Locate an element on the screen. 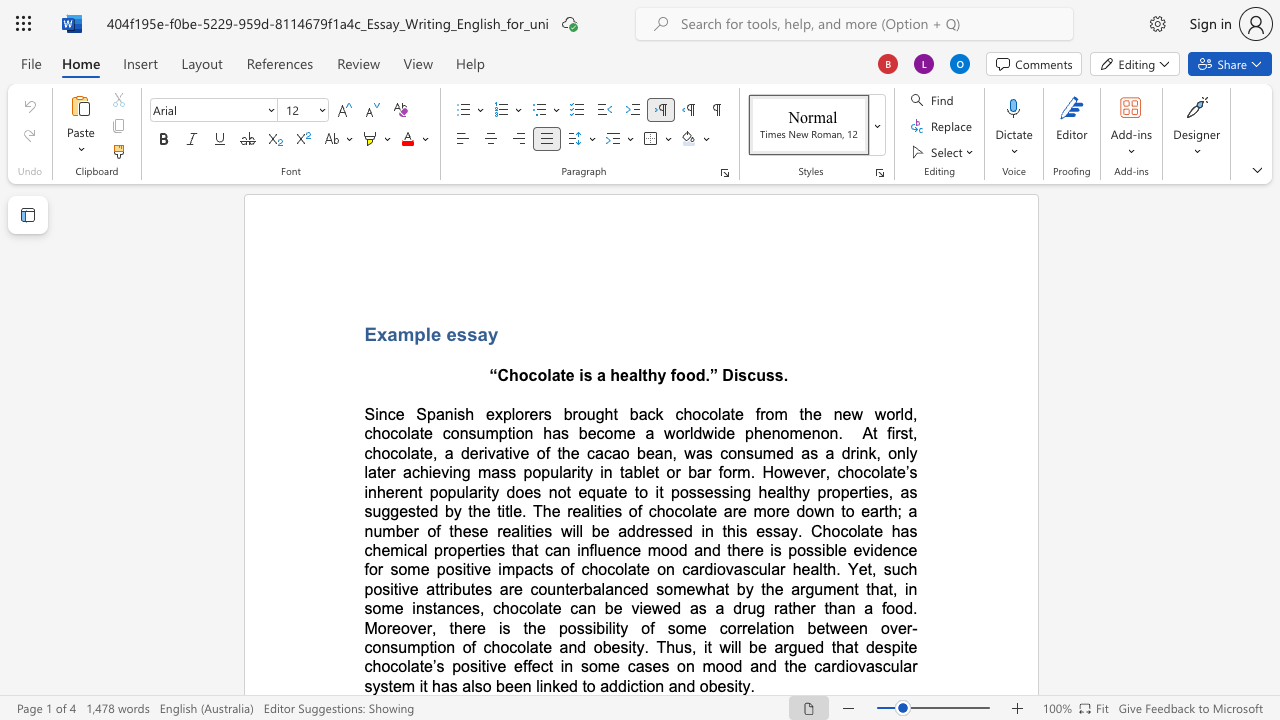 The image size is (1280, 720). the space between the continuous character "p" and "l" in the text is located at coordinates (423, 333).